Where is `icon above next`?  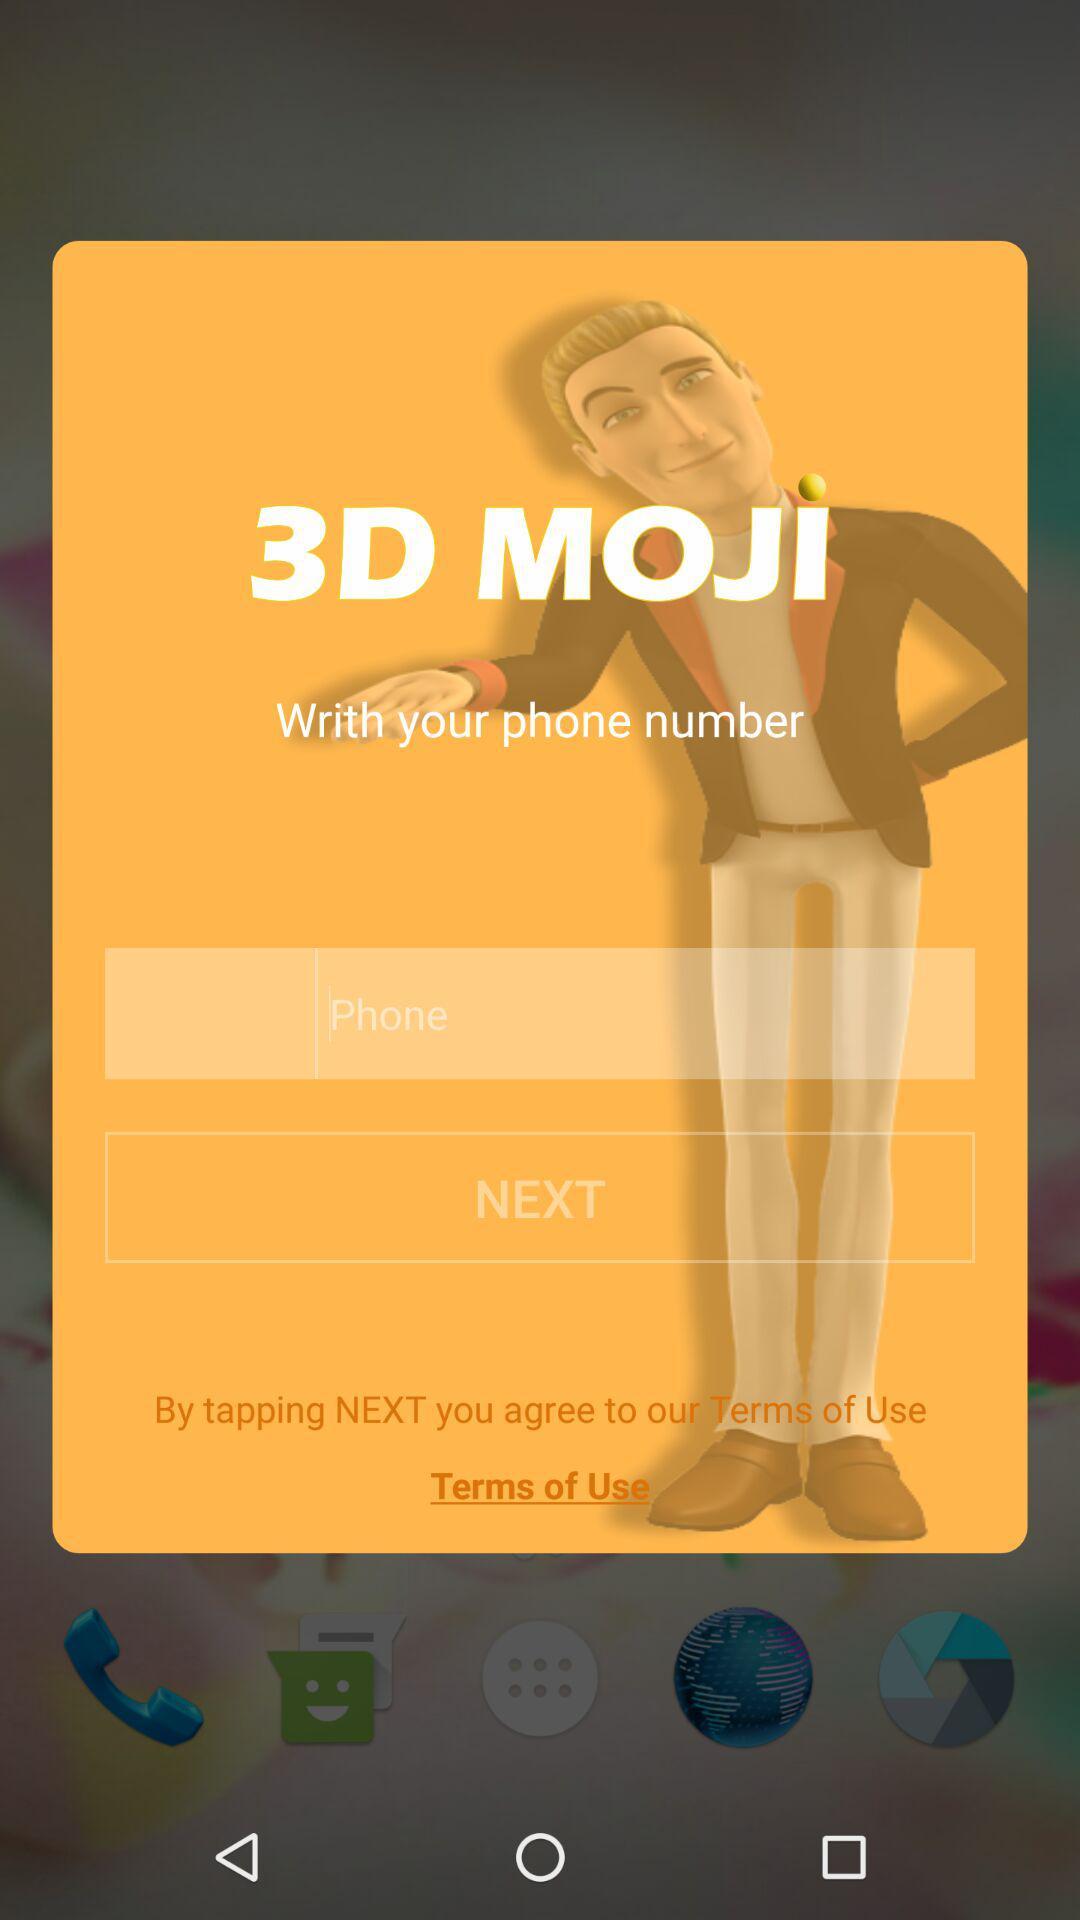 icon above next is located at coordinates (598, 1013).